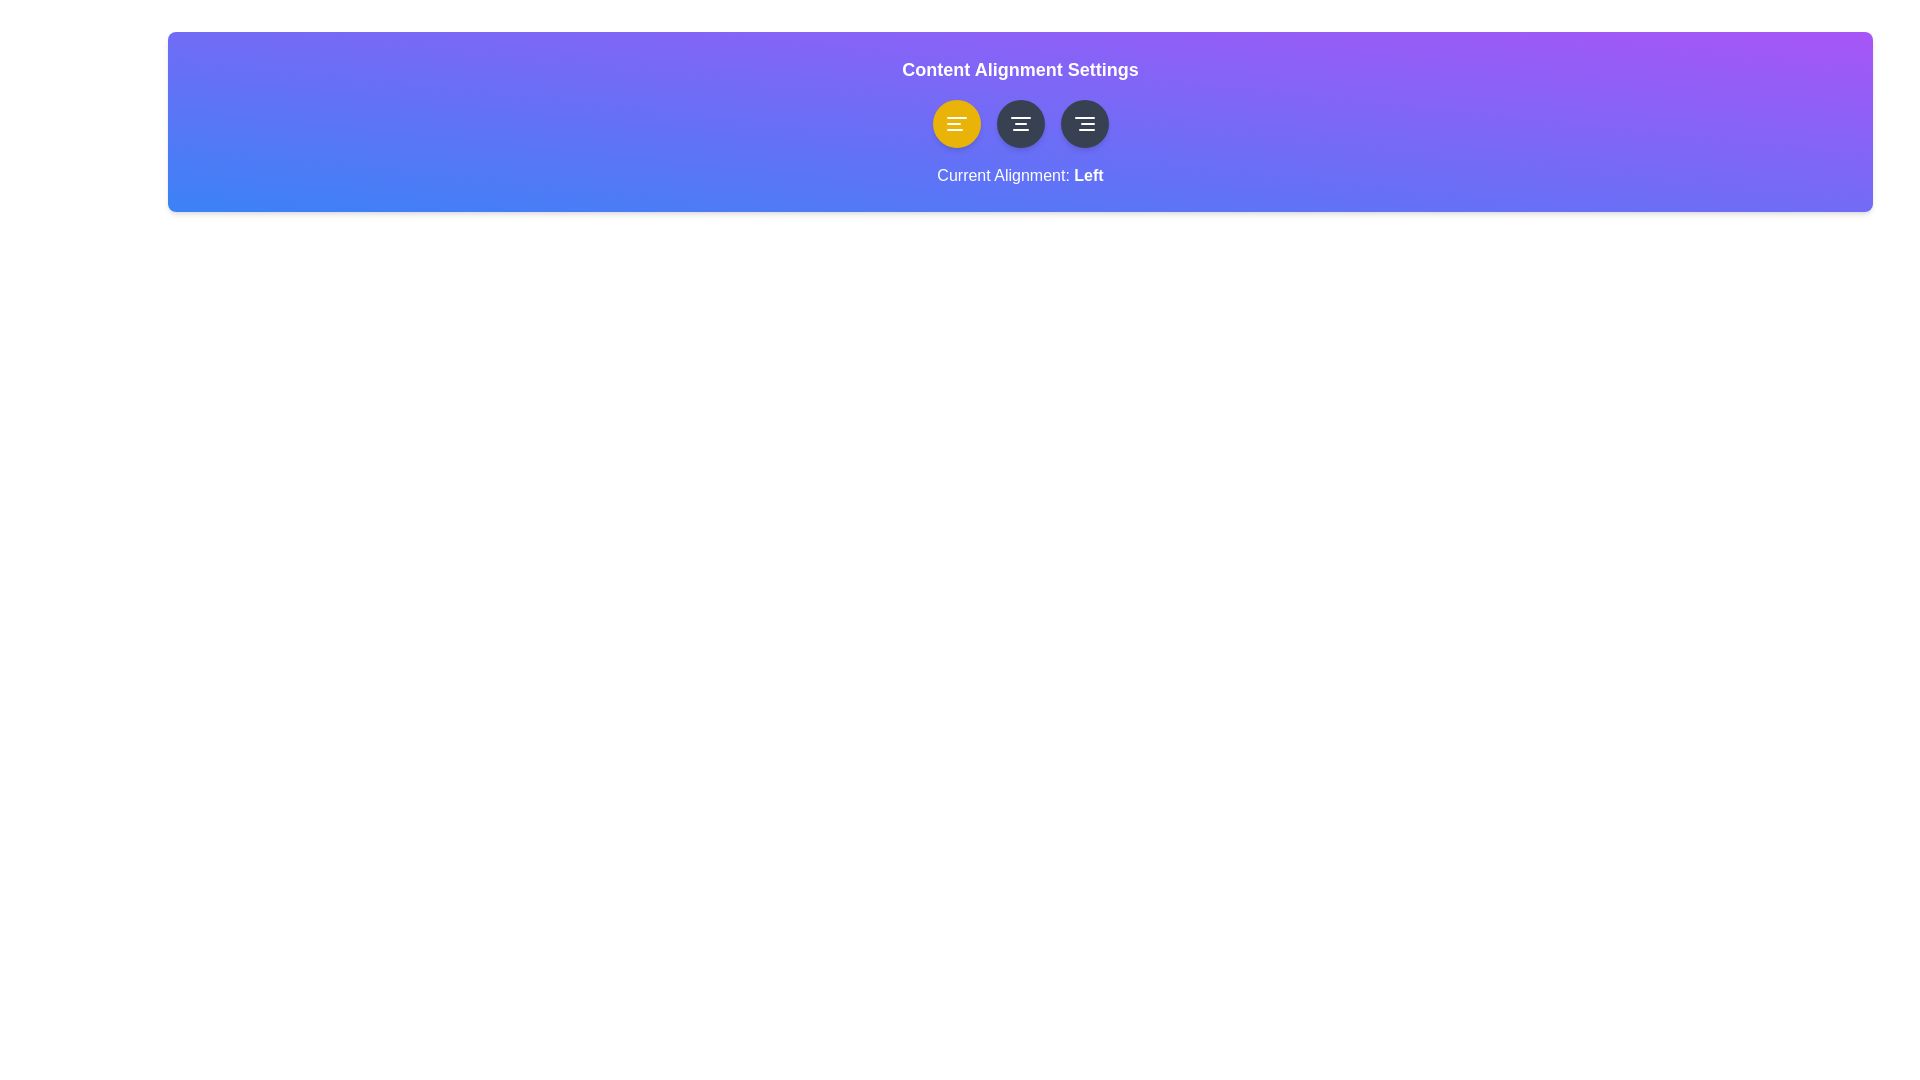  I want to click on the button corresponding to left, so click(955, 123).